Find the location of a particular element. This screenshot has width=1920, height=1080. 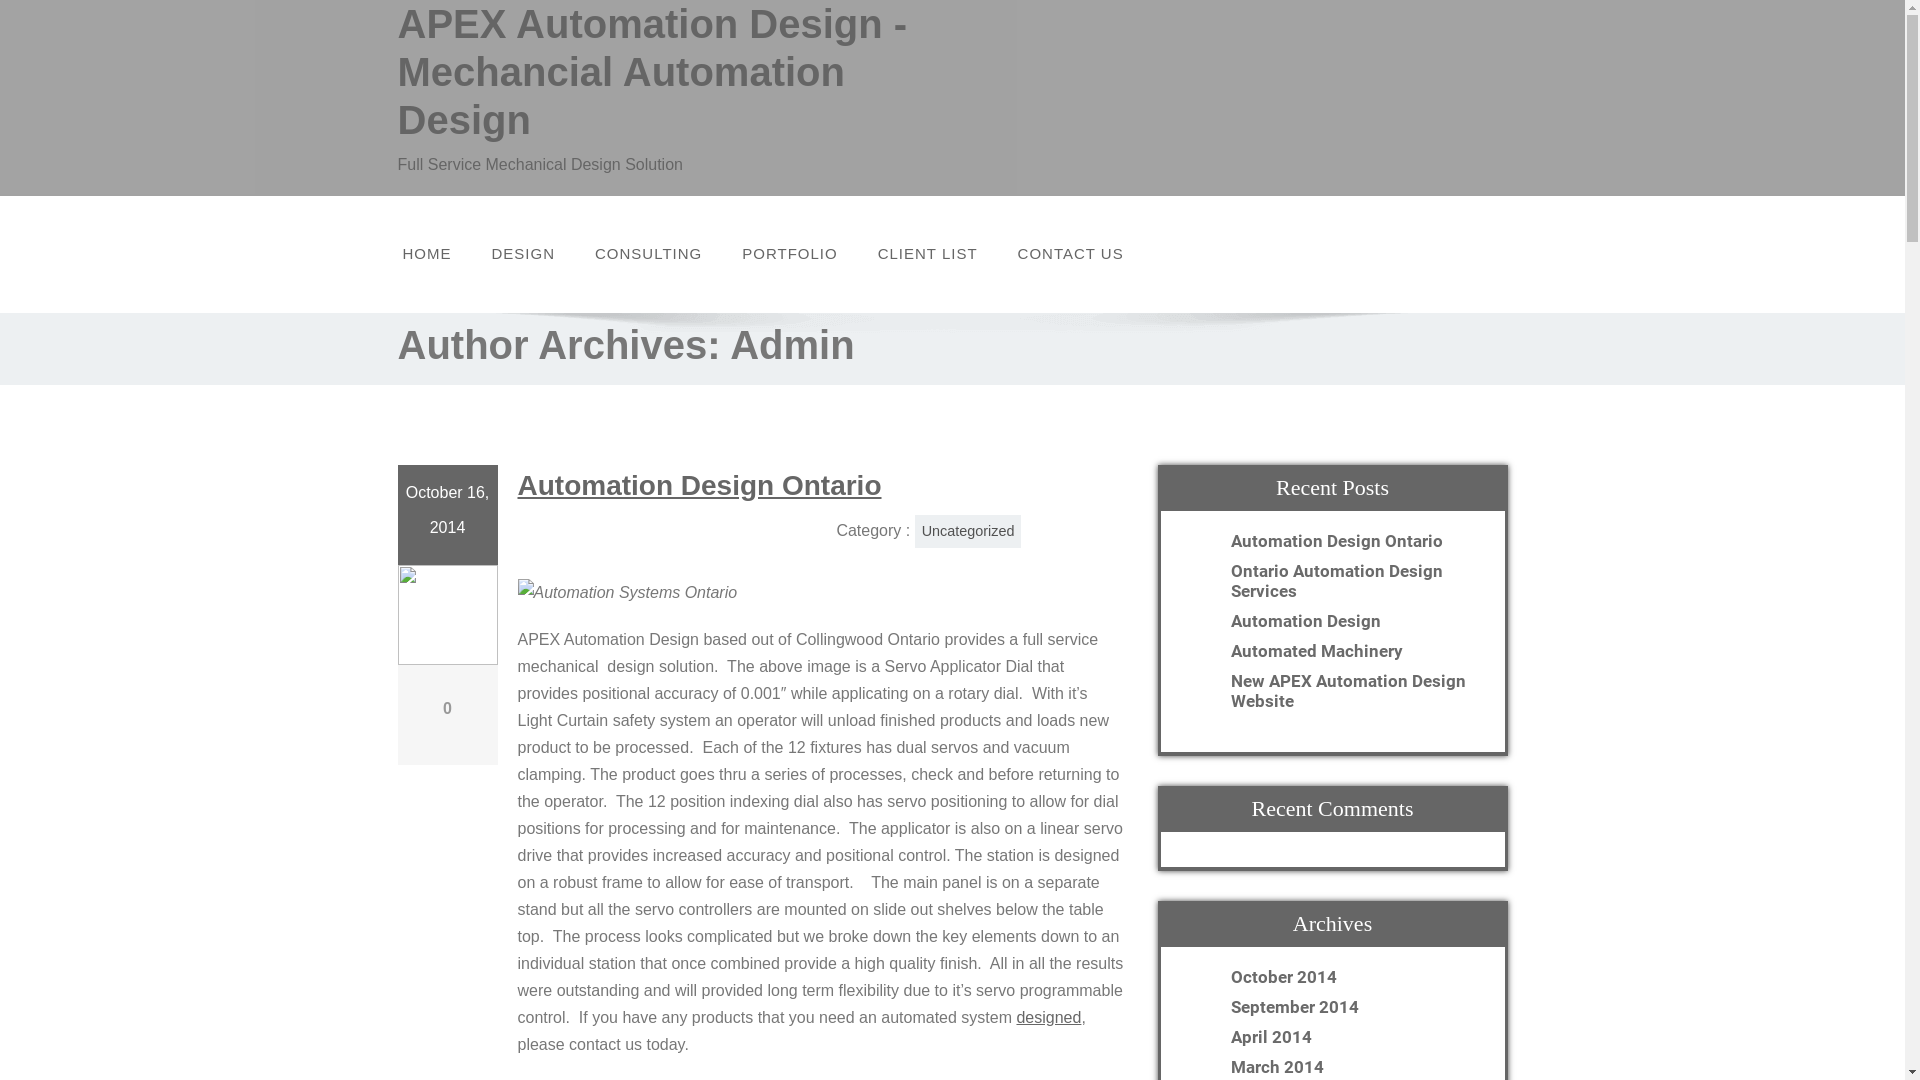

'Automation Design Ontario' is located at coordinates (1352, 540).